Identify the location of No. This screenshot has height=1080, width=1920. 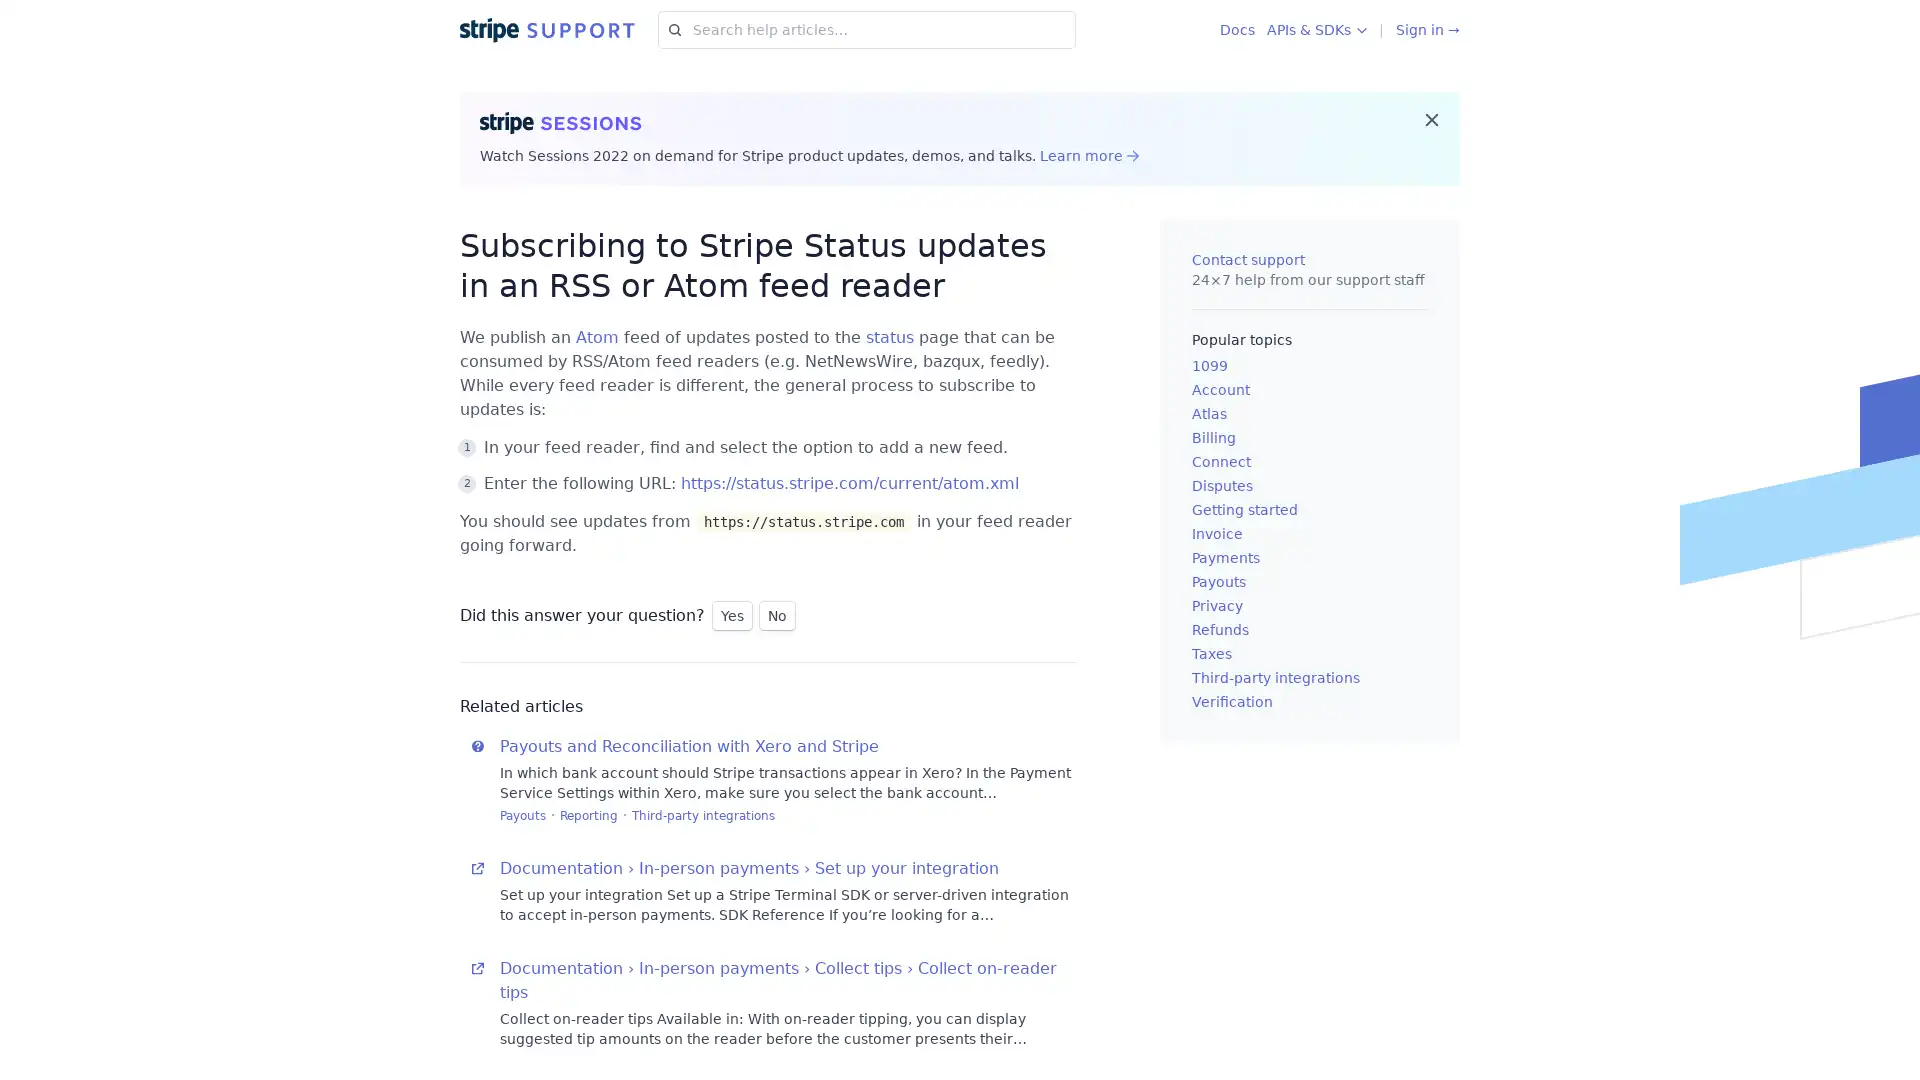
(776, 615).